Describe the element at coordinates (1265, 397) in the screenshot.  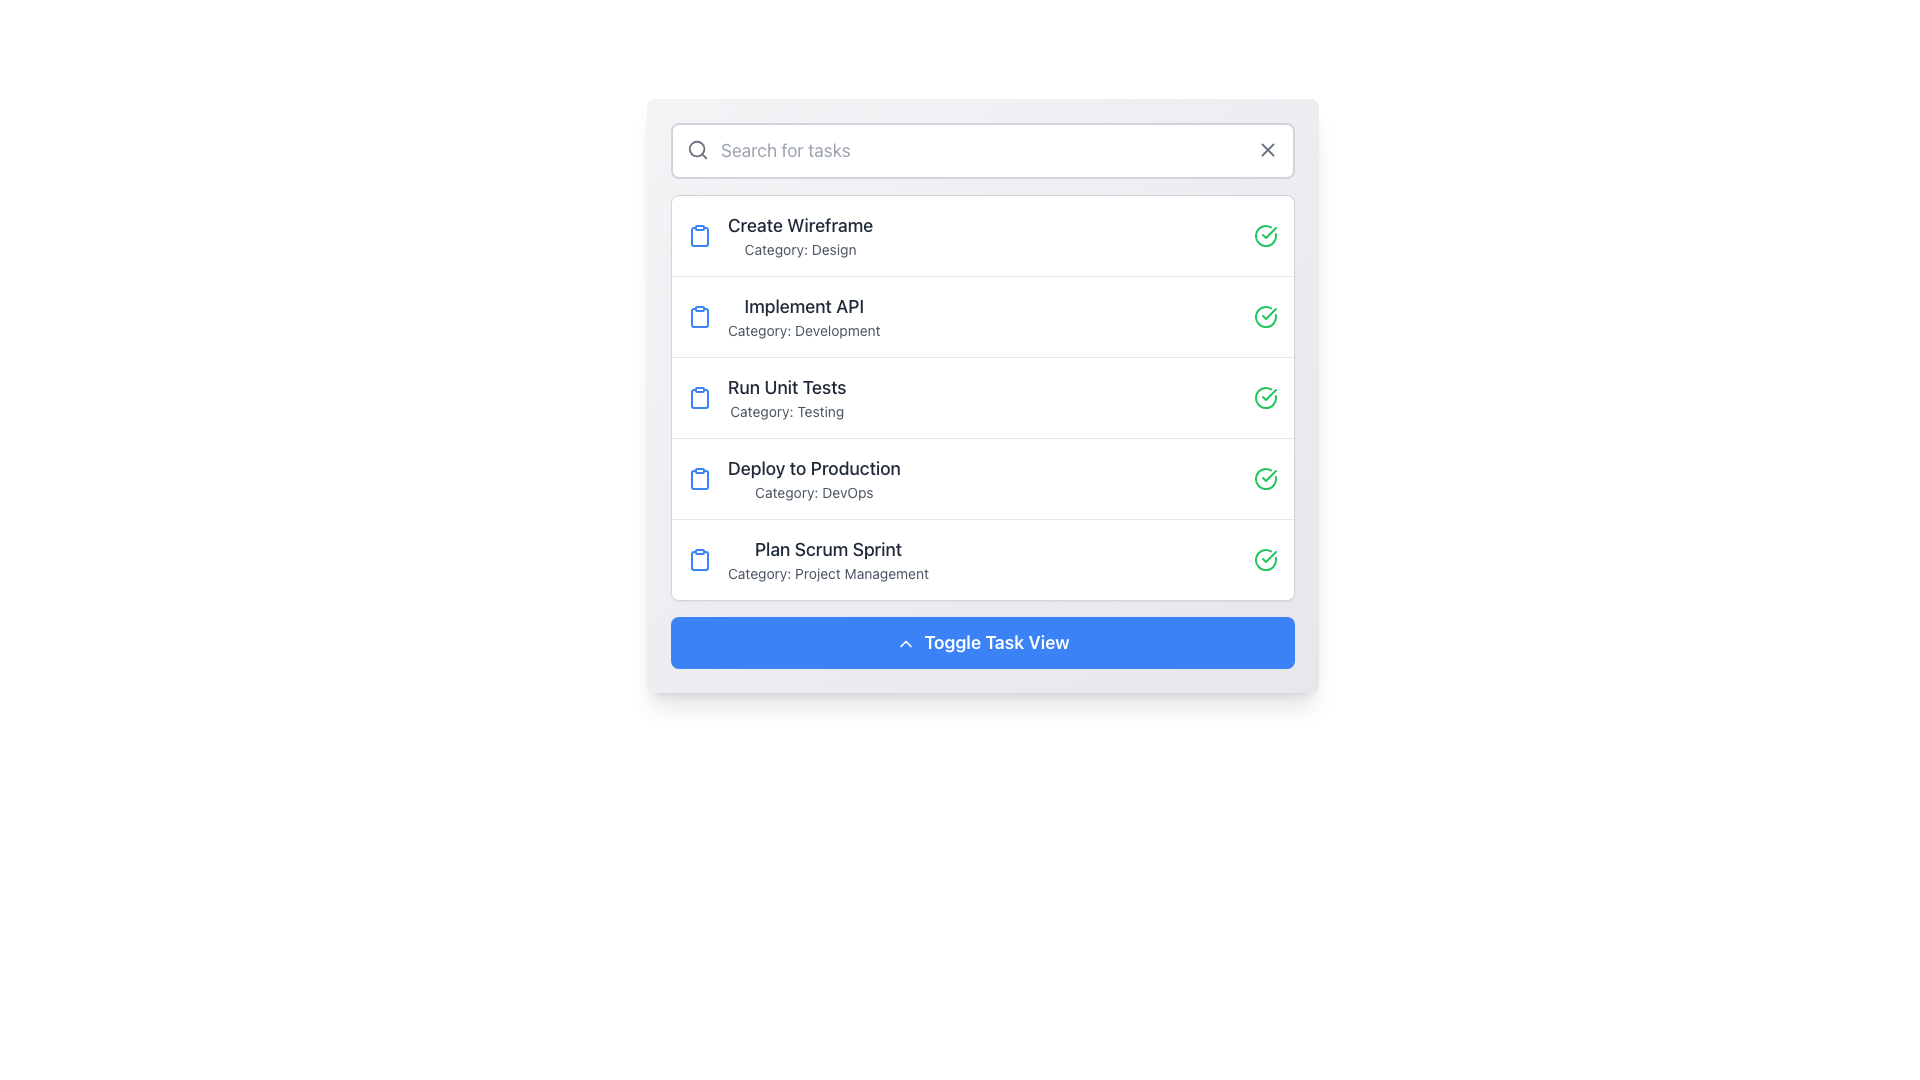
I see `the Checkmark Icon, which is a circular green icon with a checkmark, located on the right side of the 'Run Unit Tests' list item` at that location.